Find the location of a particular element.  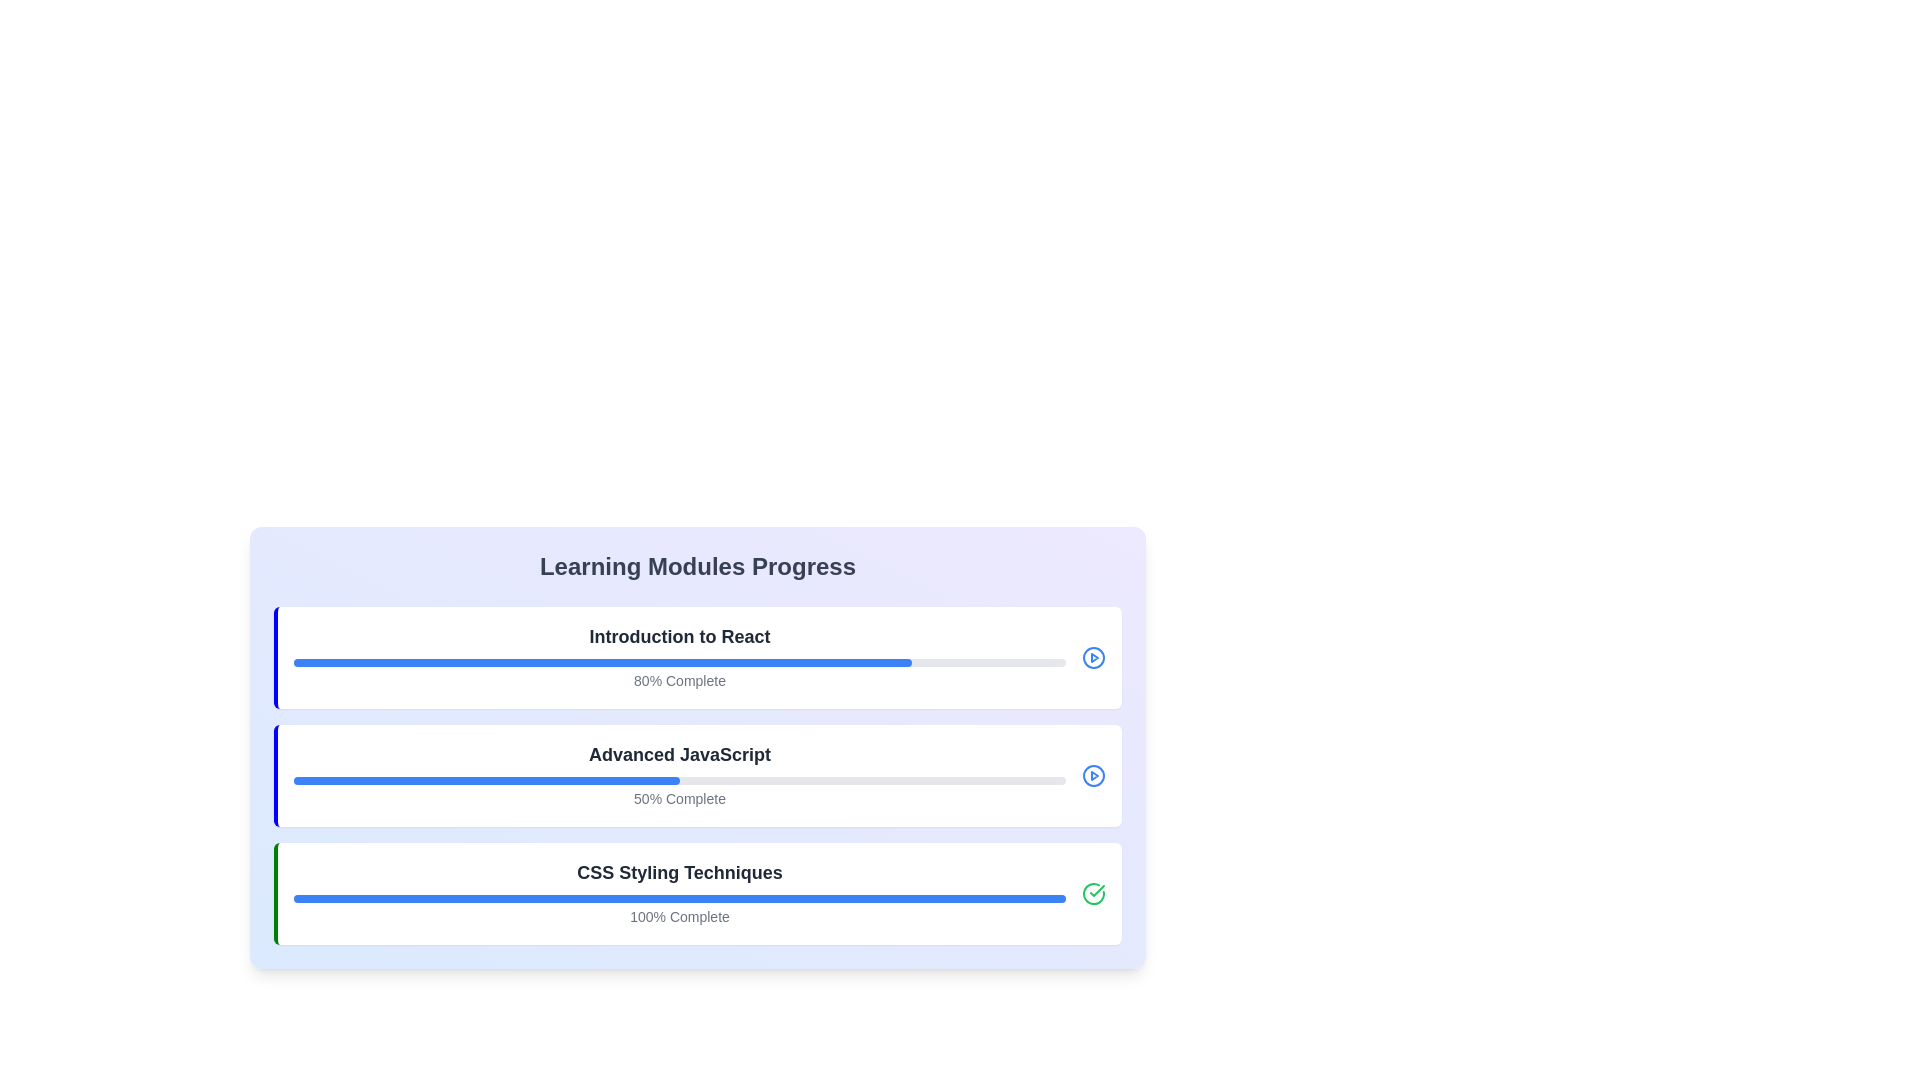

the rounded, blue colored progress bar segment that occupies 50% of its enclosing bar area in the 'Advanced JavaScript' progress section is located at coordinates (486, 779).